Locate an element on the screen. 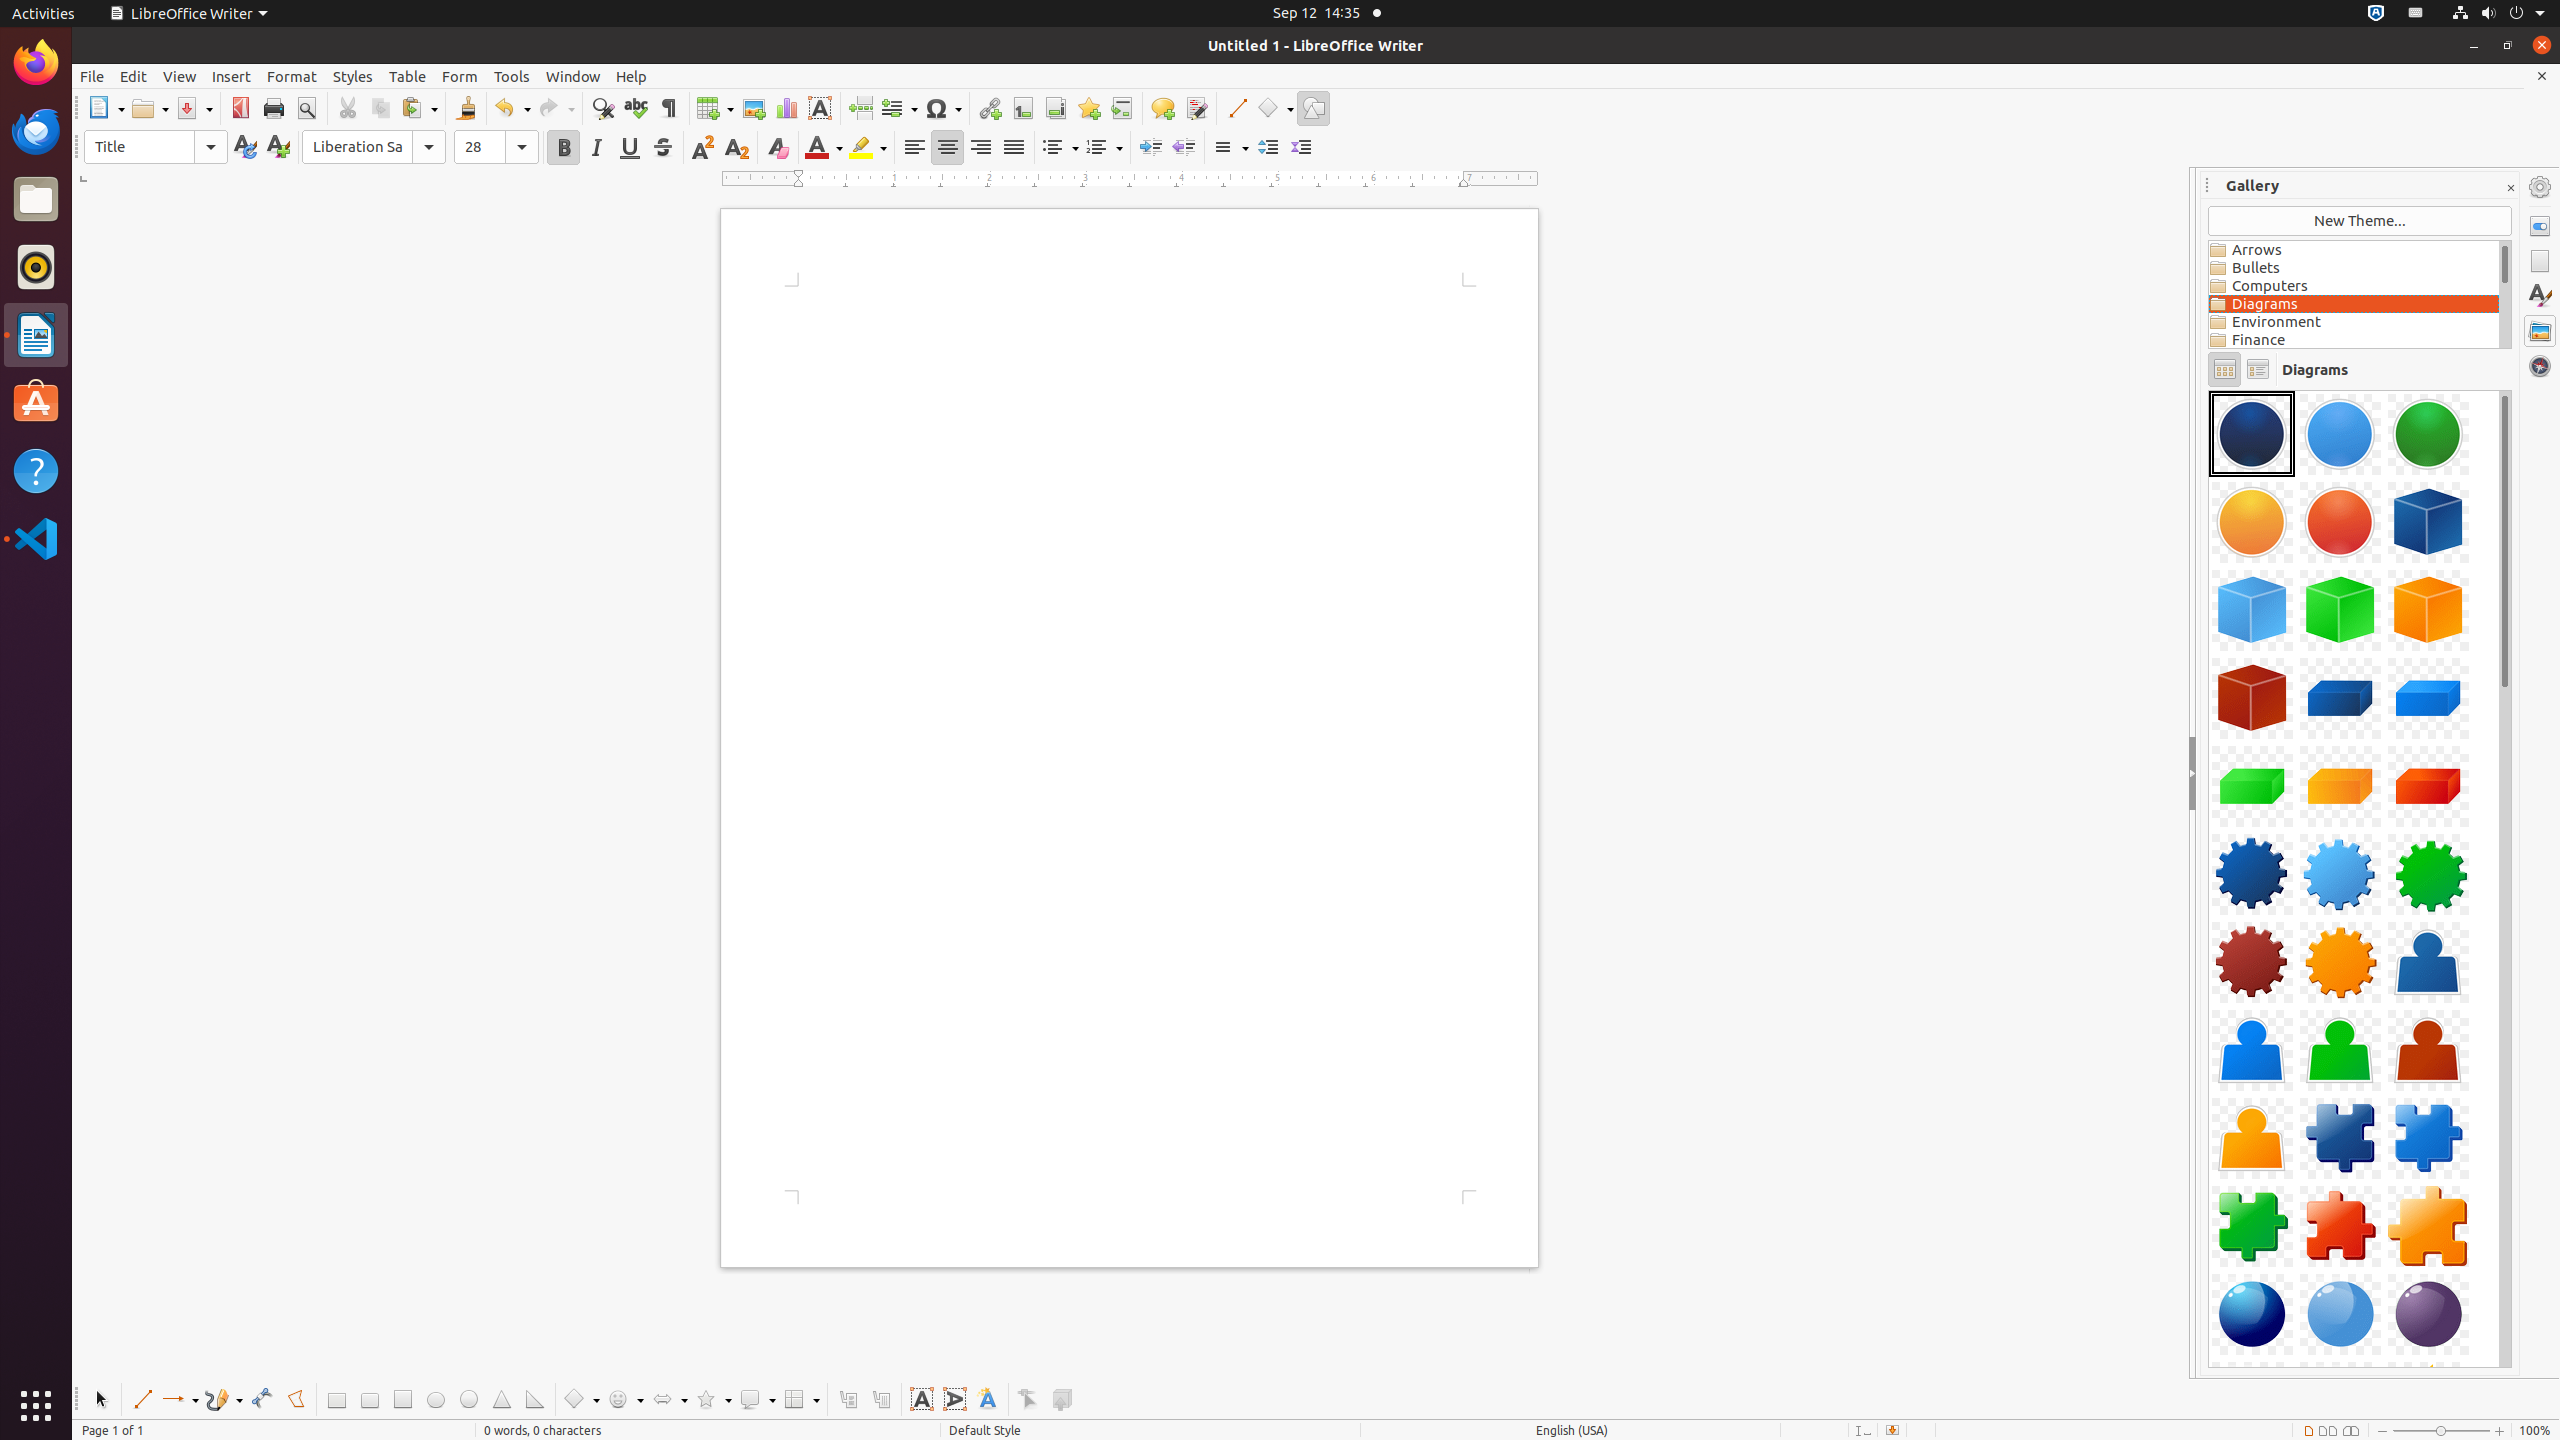  'Edit' is located at coordinates (133, 76).